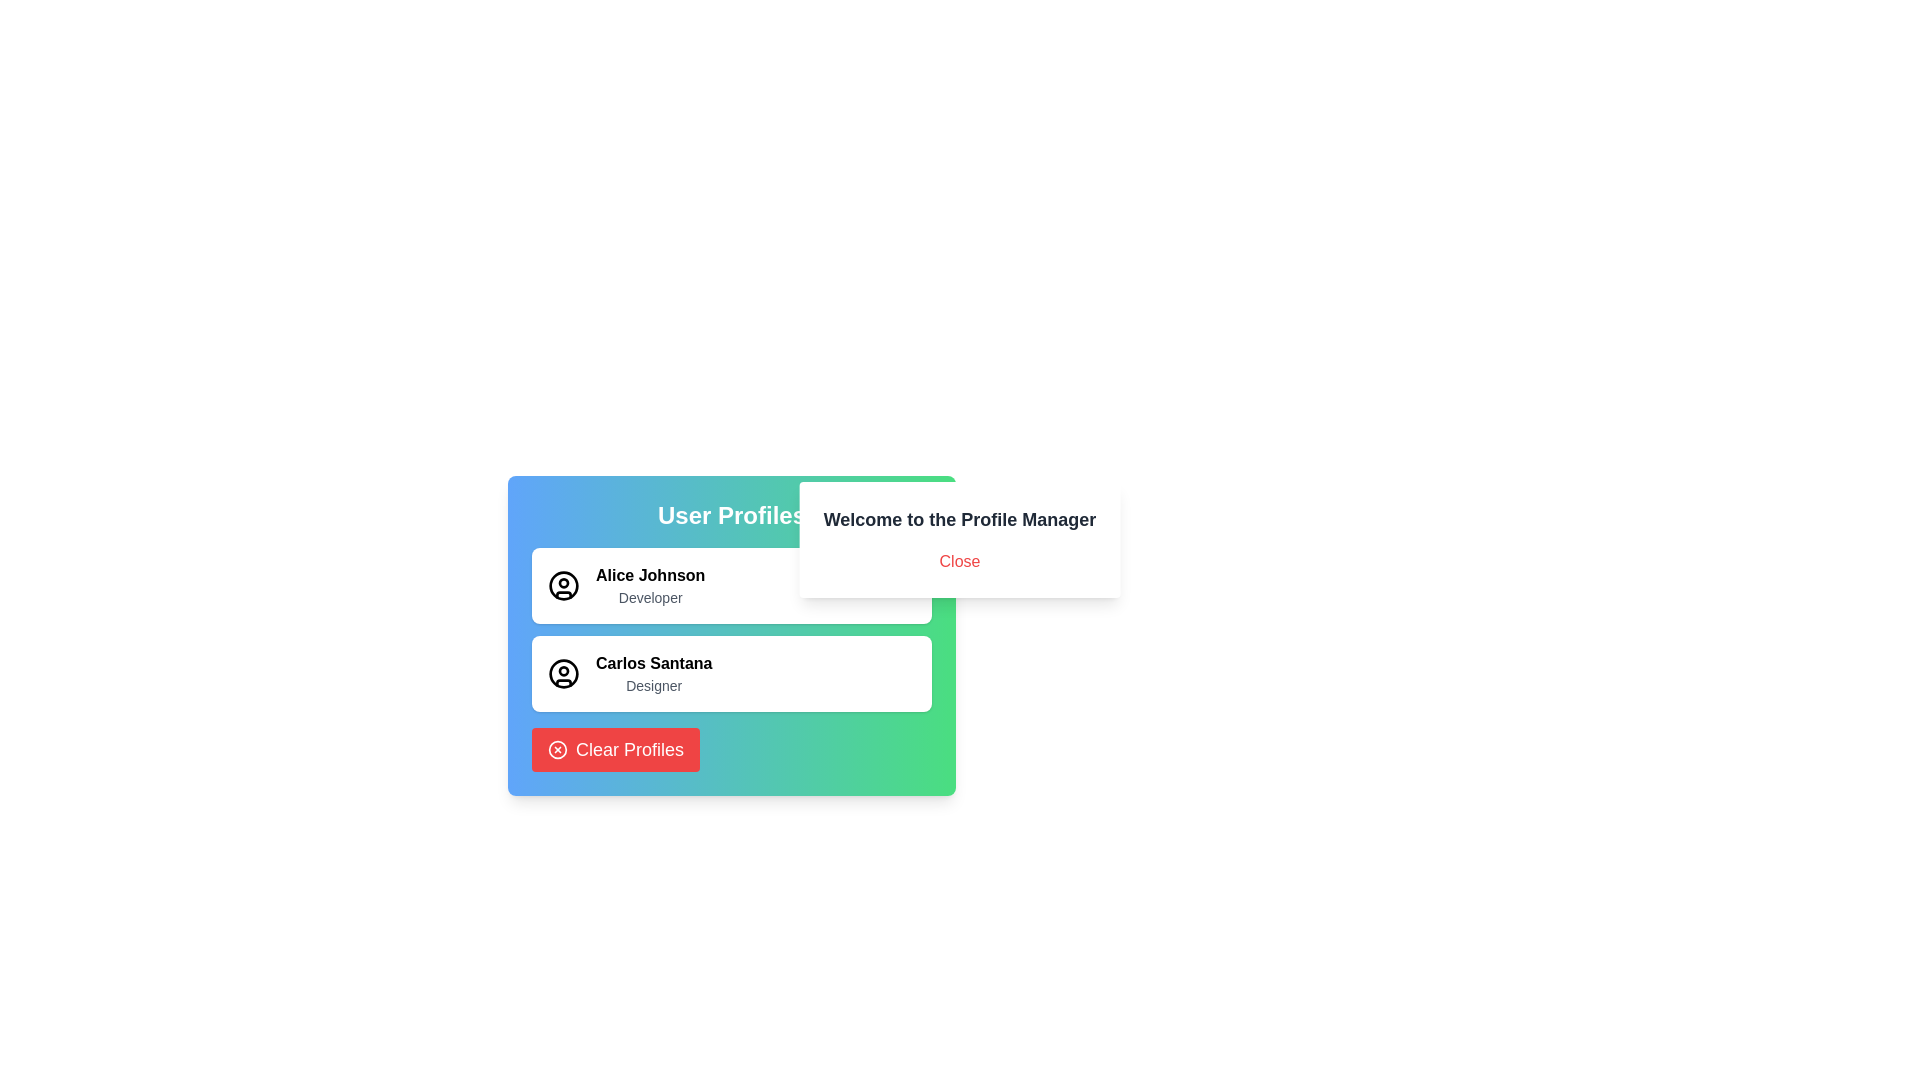  Describe the element at coordinates (614, 749) in the screenshot. I see `the rectangular button with a red background and rounded corners labeled 'Clear Profiles' to trigger its hover behavior` at that location.